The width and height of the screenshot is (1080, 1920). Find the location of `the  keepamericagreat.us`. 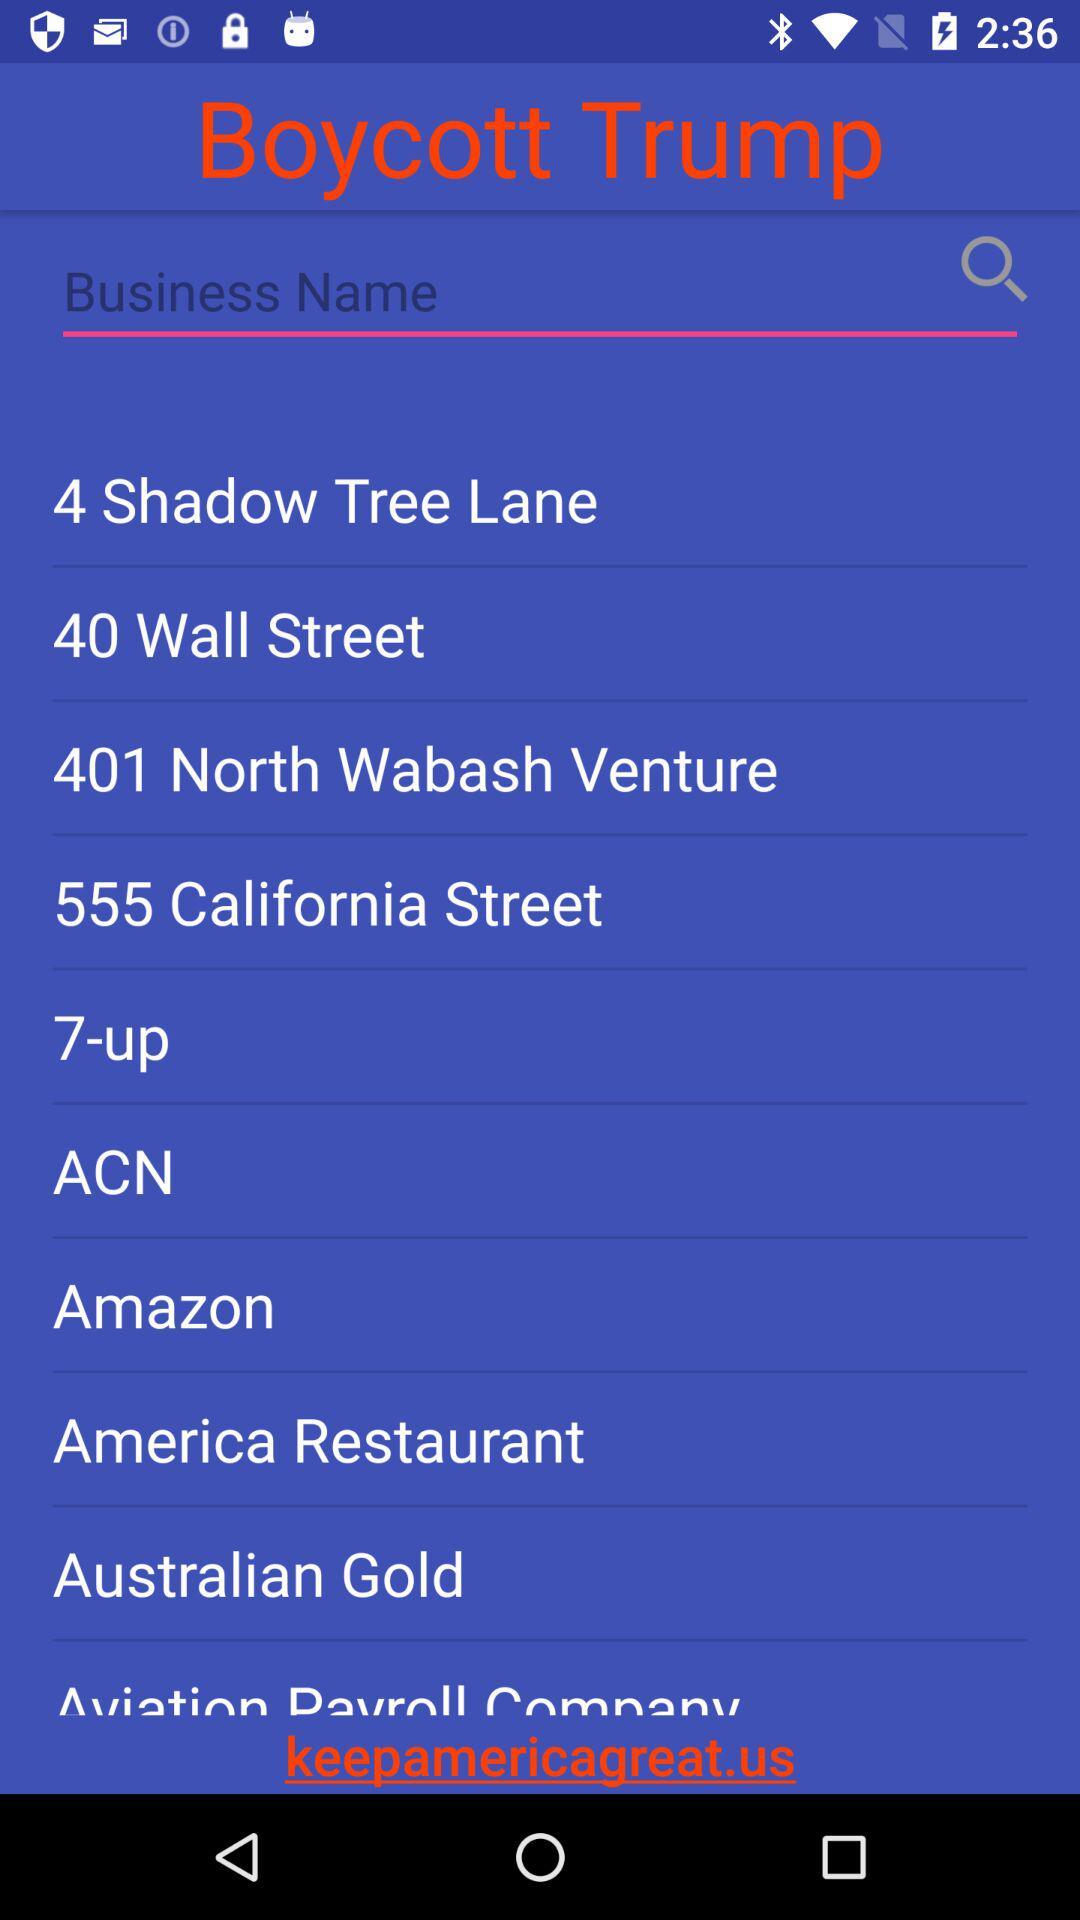

the  keepamericagreat.us is located at coordinates (540, 1753).